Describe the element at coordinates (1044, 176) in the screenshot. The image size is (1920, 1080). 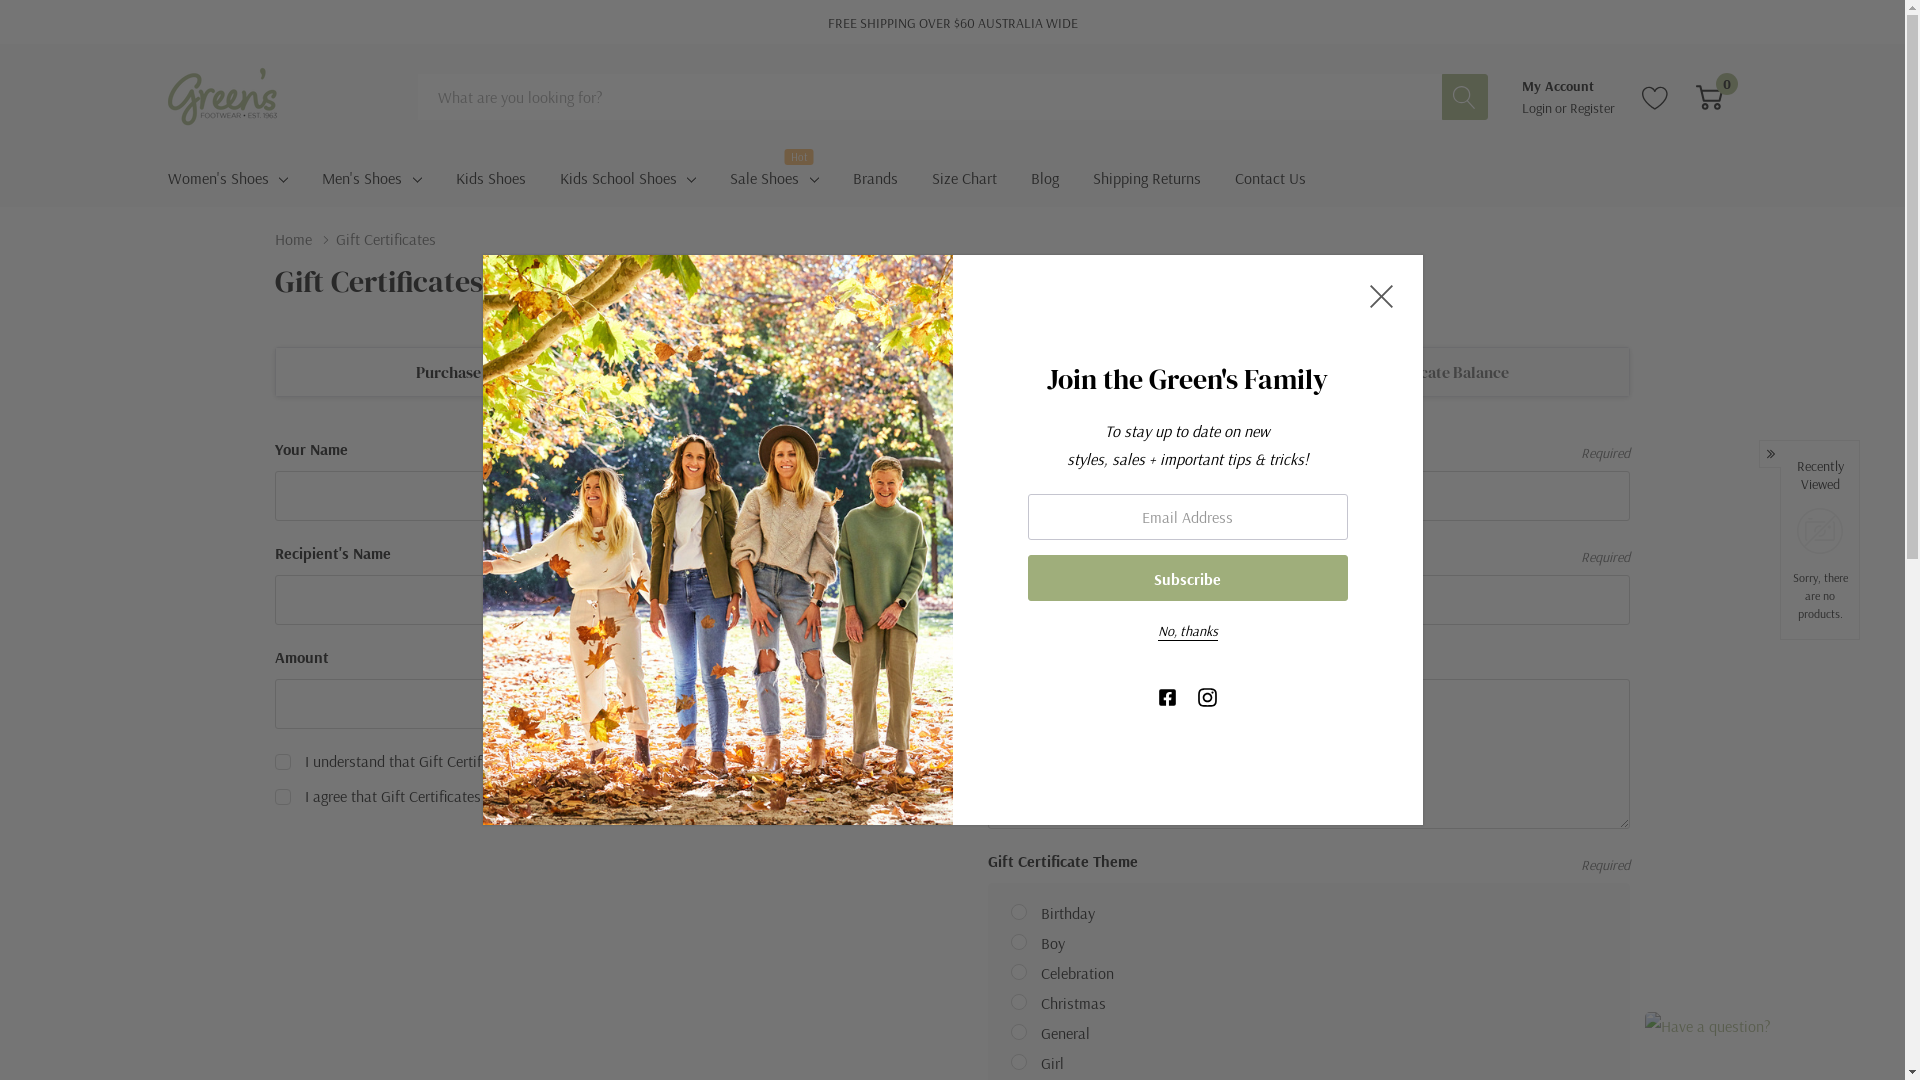
I see `'Blog'` at that location.